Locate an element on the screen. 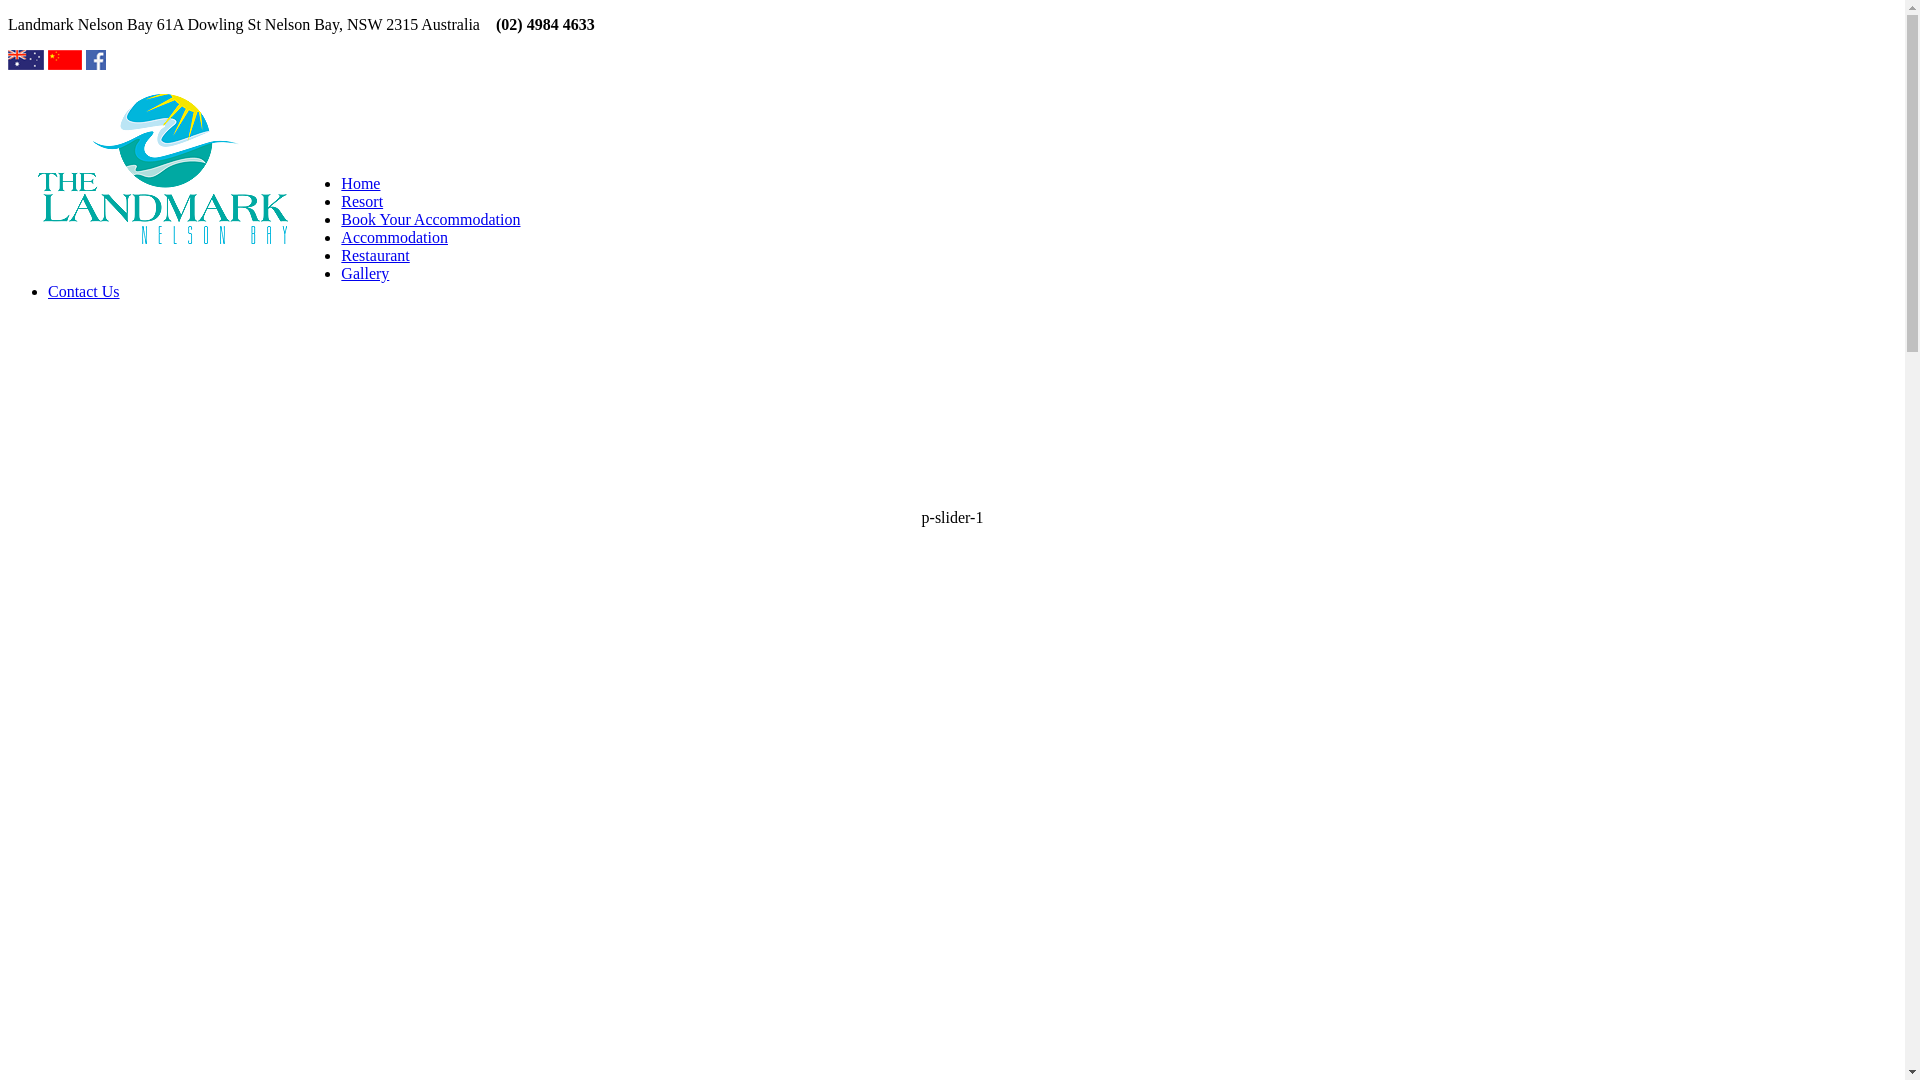 This screenshot has height=1080, width=1920. 'Resort' is located at coordinates (361, 201).